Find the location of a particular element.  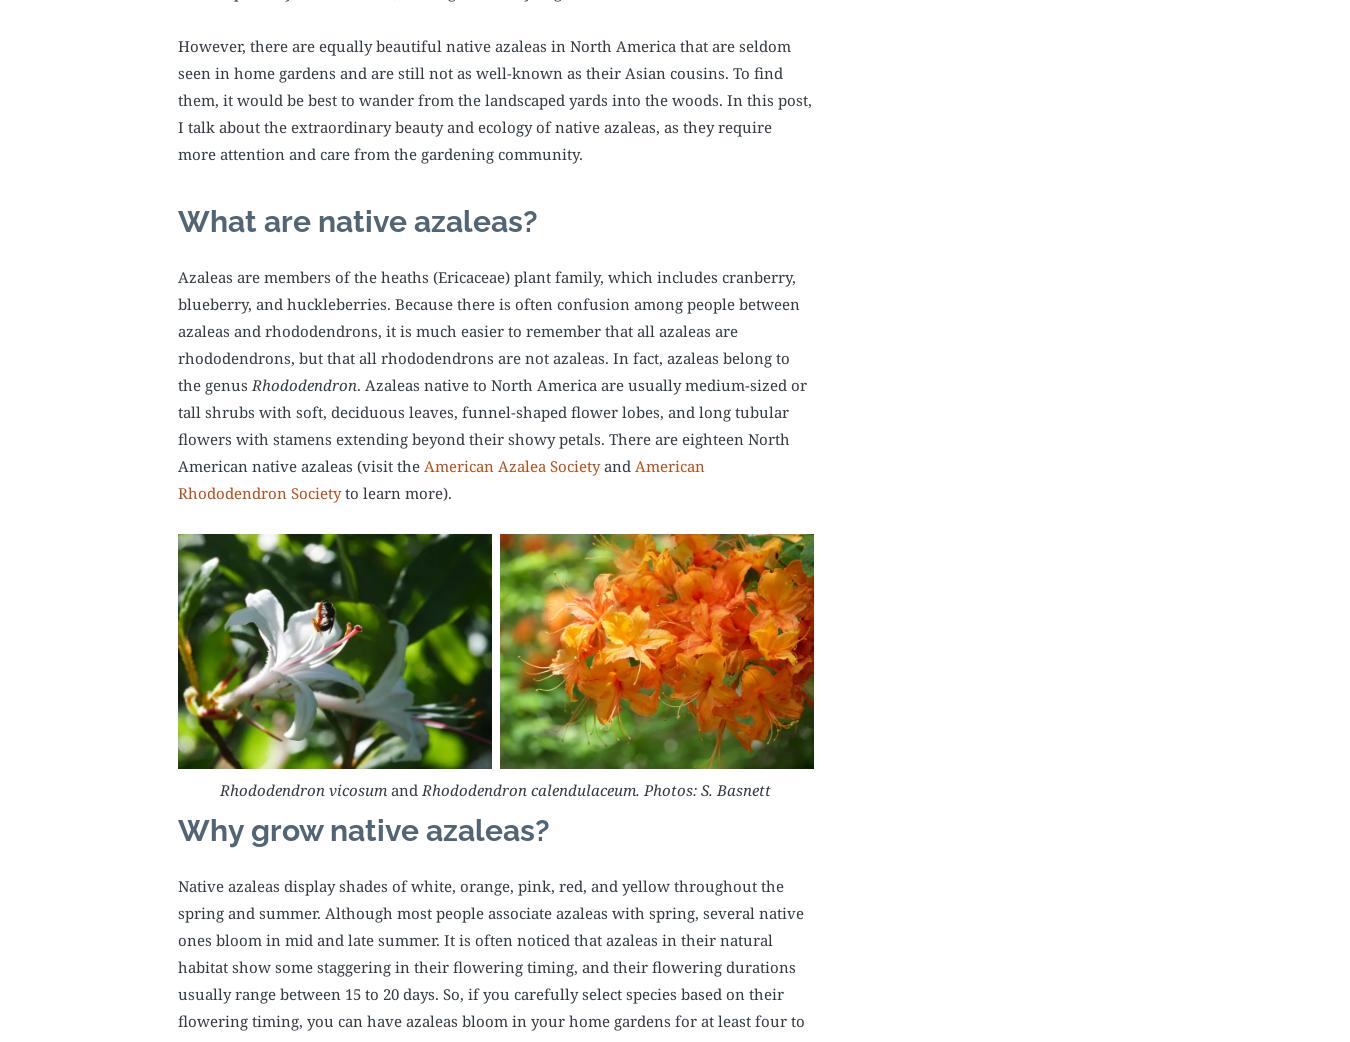

'to learn more).' is located at coordinates (396, 492).